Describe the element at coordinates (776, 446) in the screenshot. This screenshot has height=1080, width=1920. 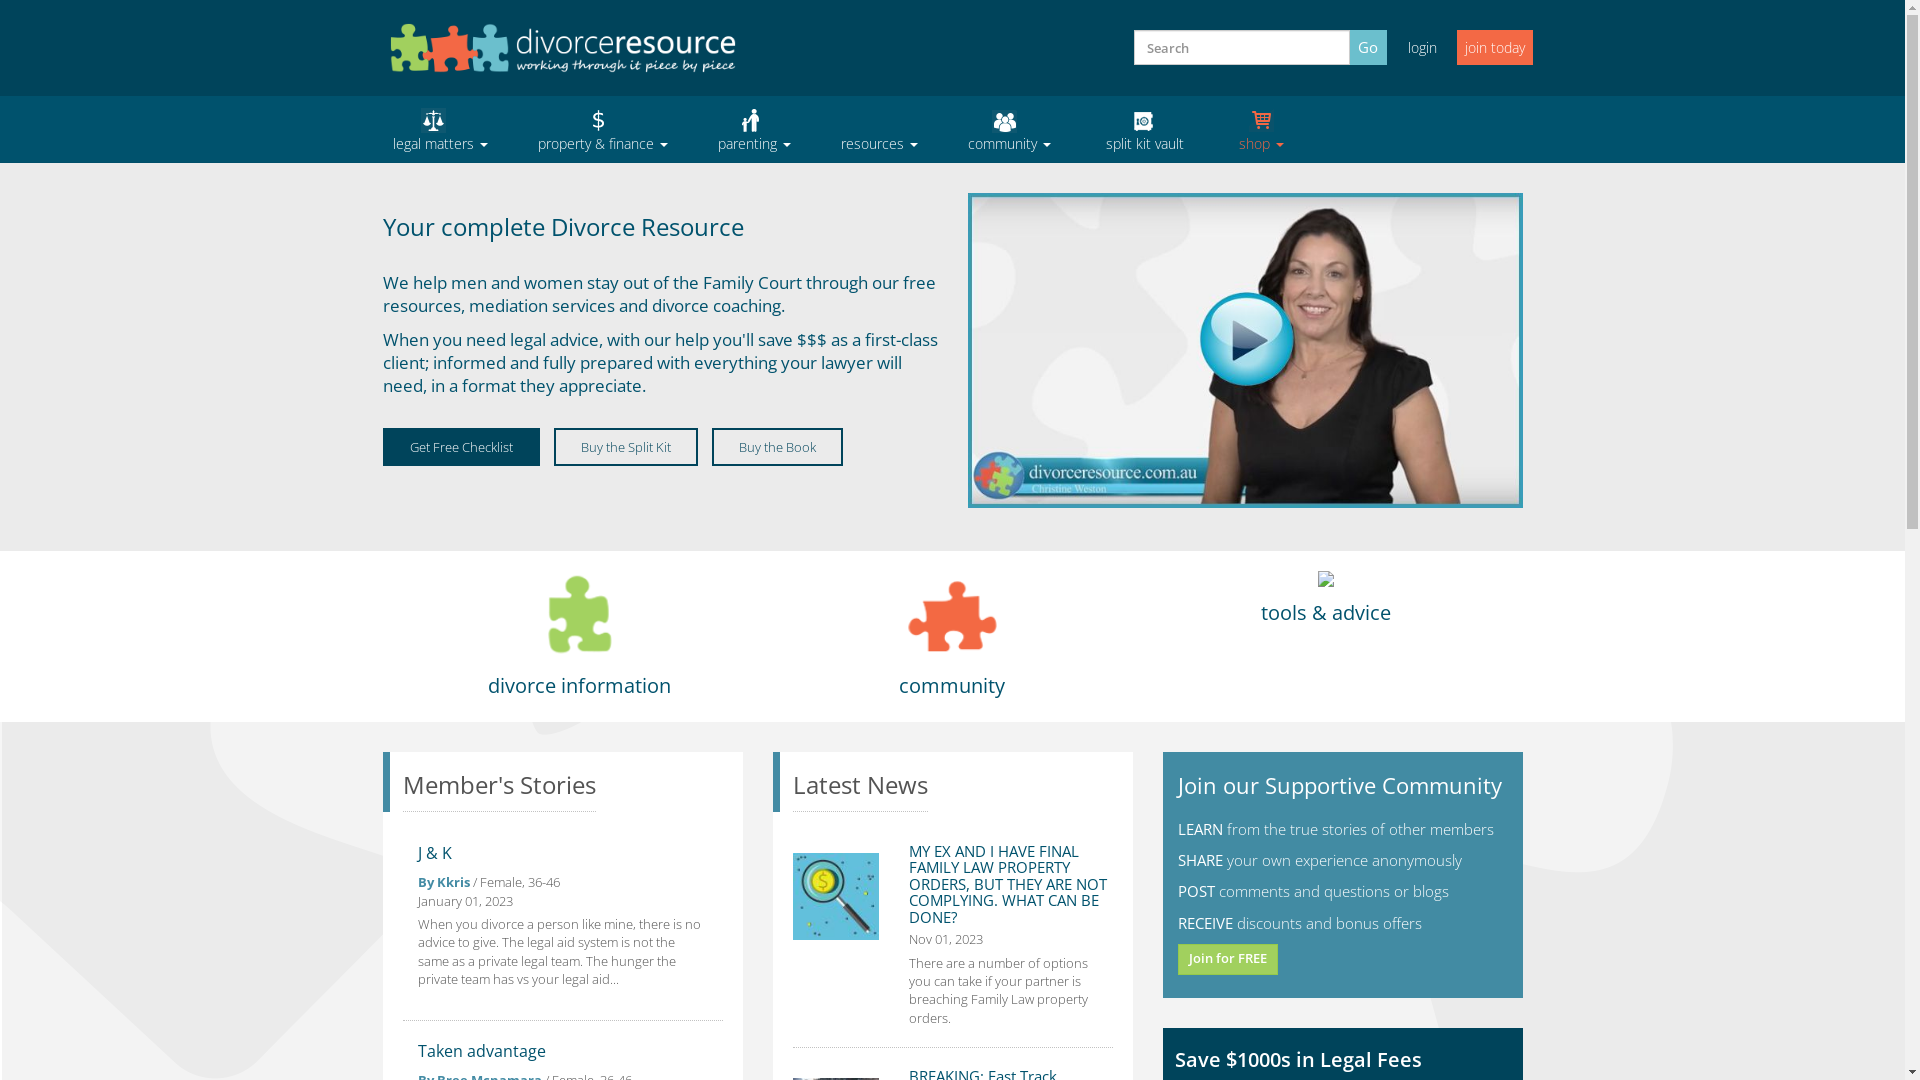
I see `'Buy the Book'` at that location.